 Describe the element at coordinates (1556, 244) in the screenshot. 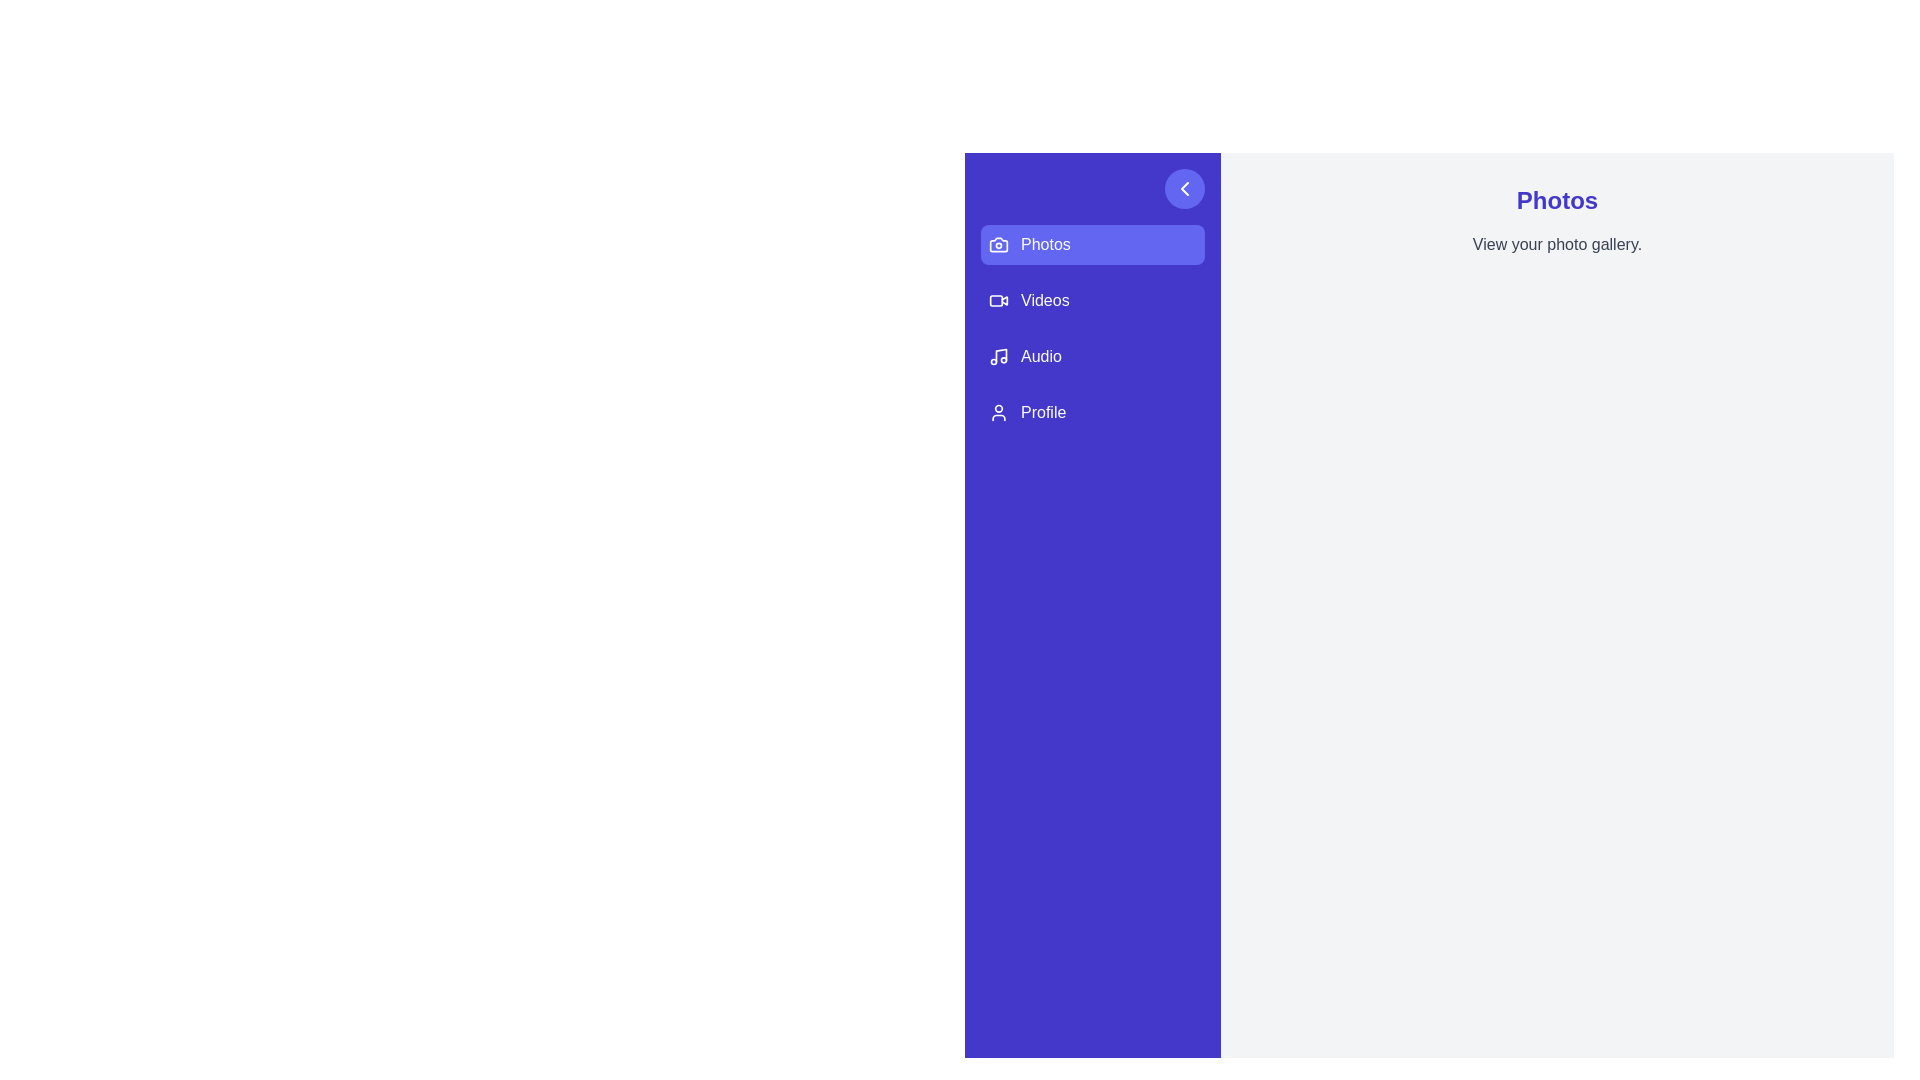

I see `the text label displaying 'View your photo gallery.' located beneath the heading 'Photos' in the main content panel` at that location.